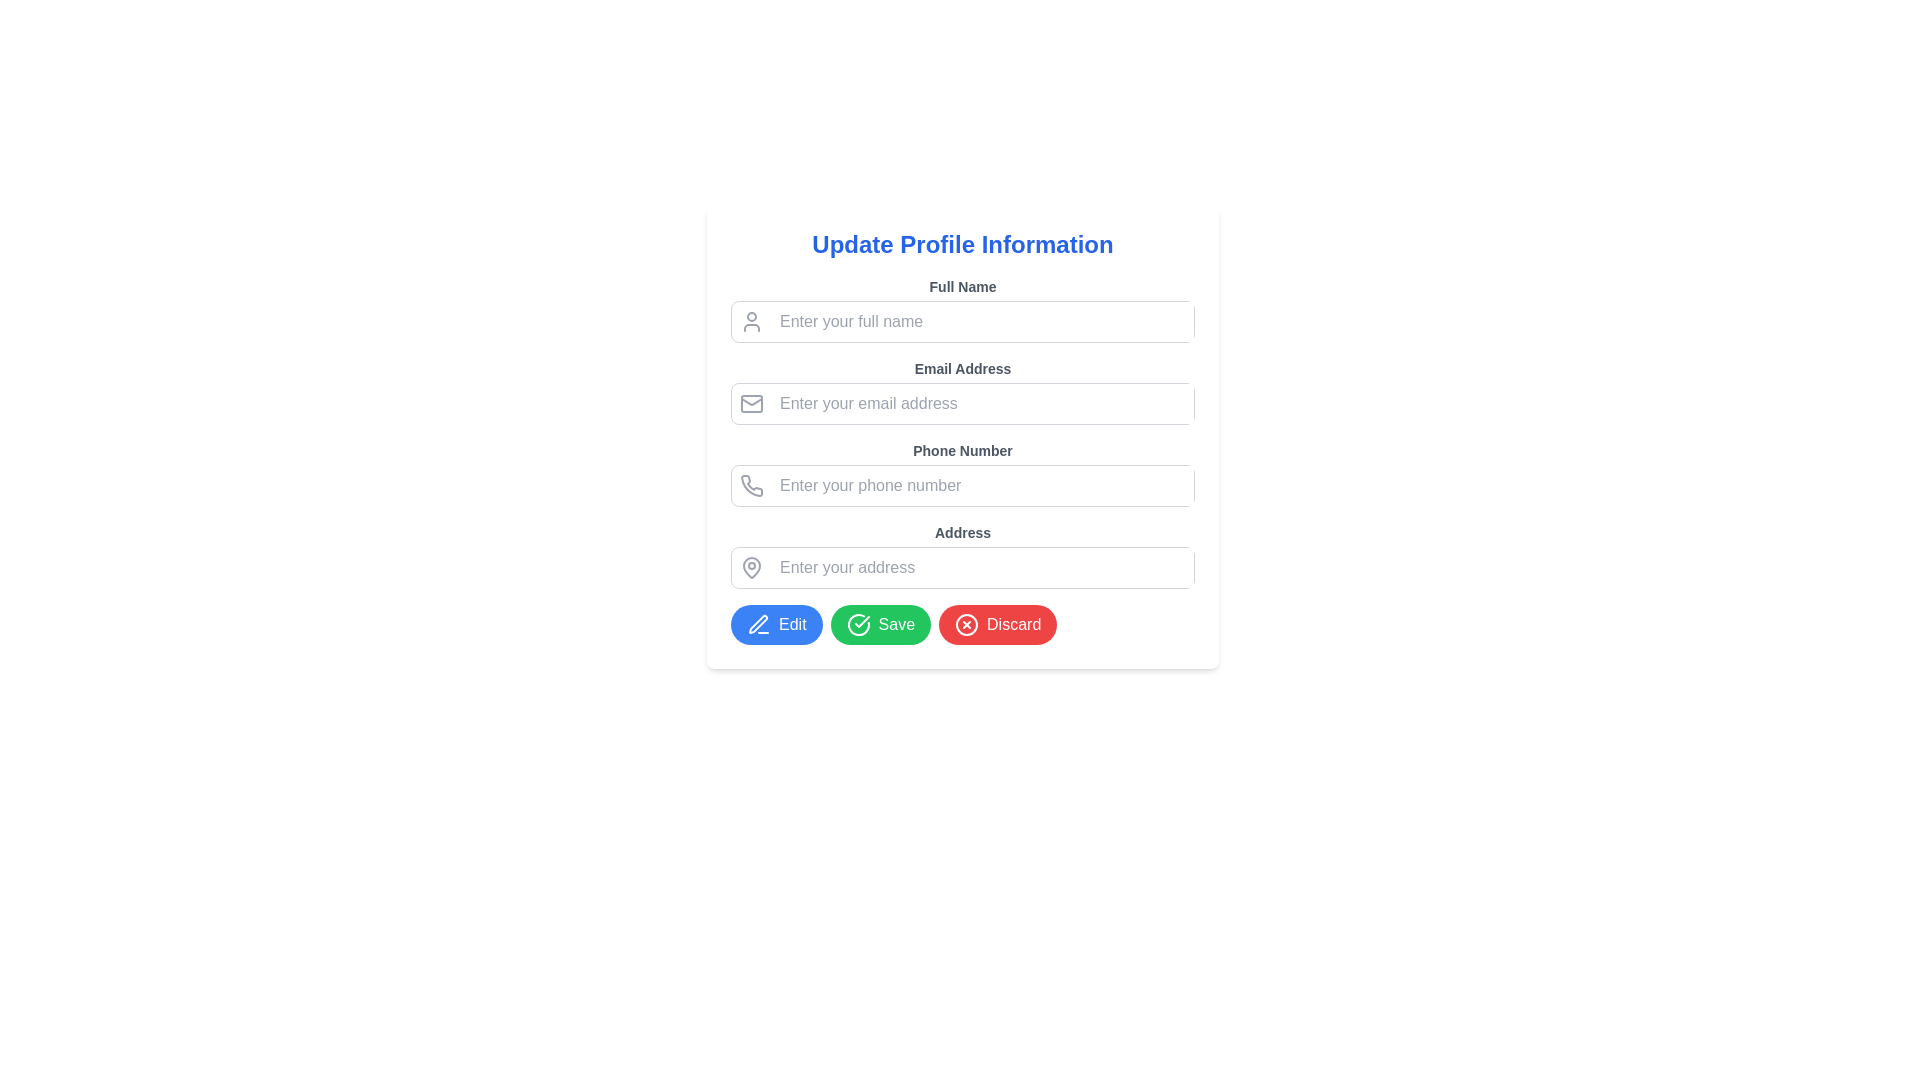 The image size is (1920, 1080). What do you see at coordinates (963, 392) in the screenshot?
I see `the email input field labeled 'Email Address' to focus the input for user entry` at bounding box center [963, 392].